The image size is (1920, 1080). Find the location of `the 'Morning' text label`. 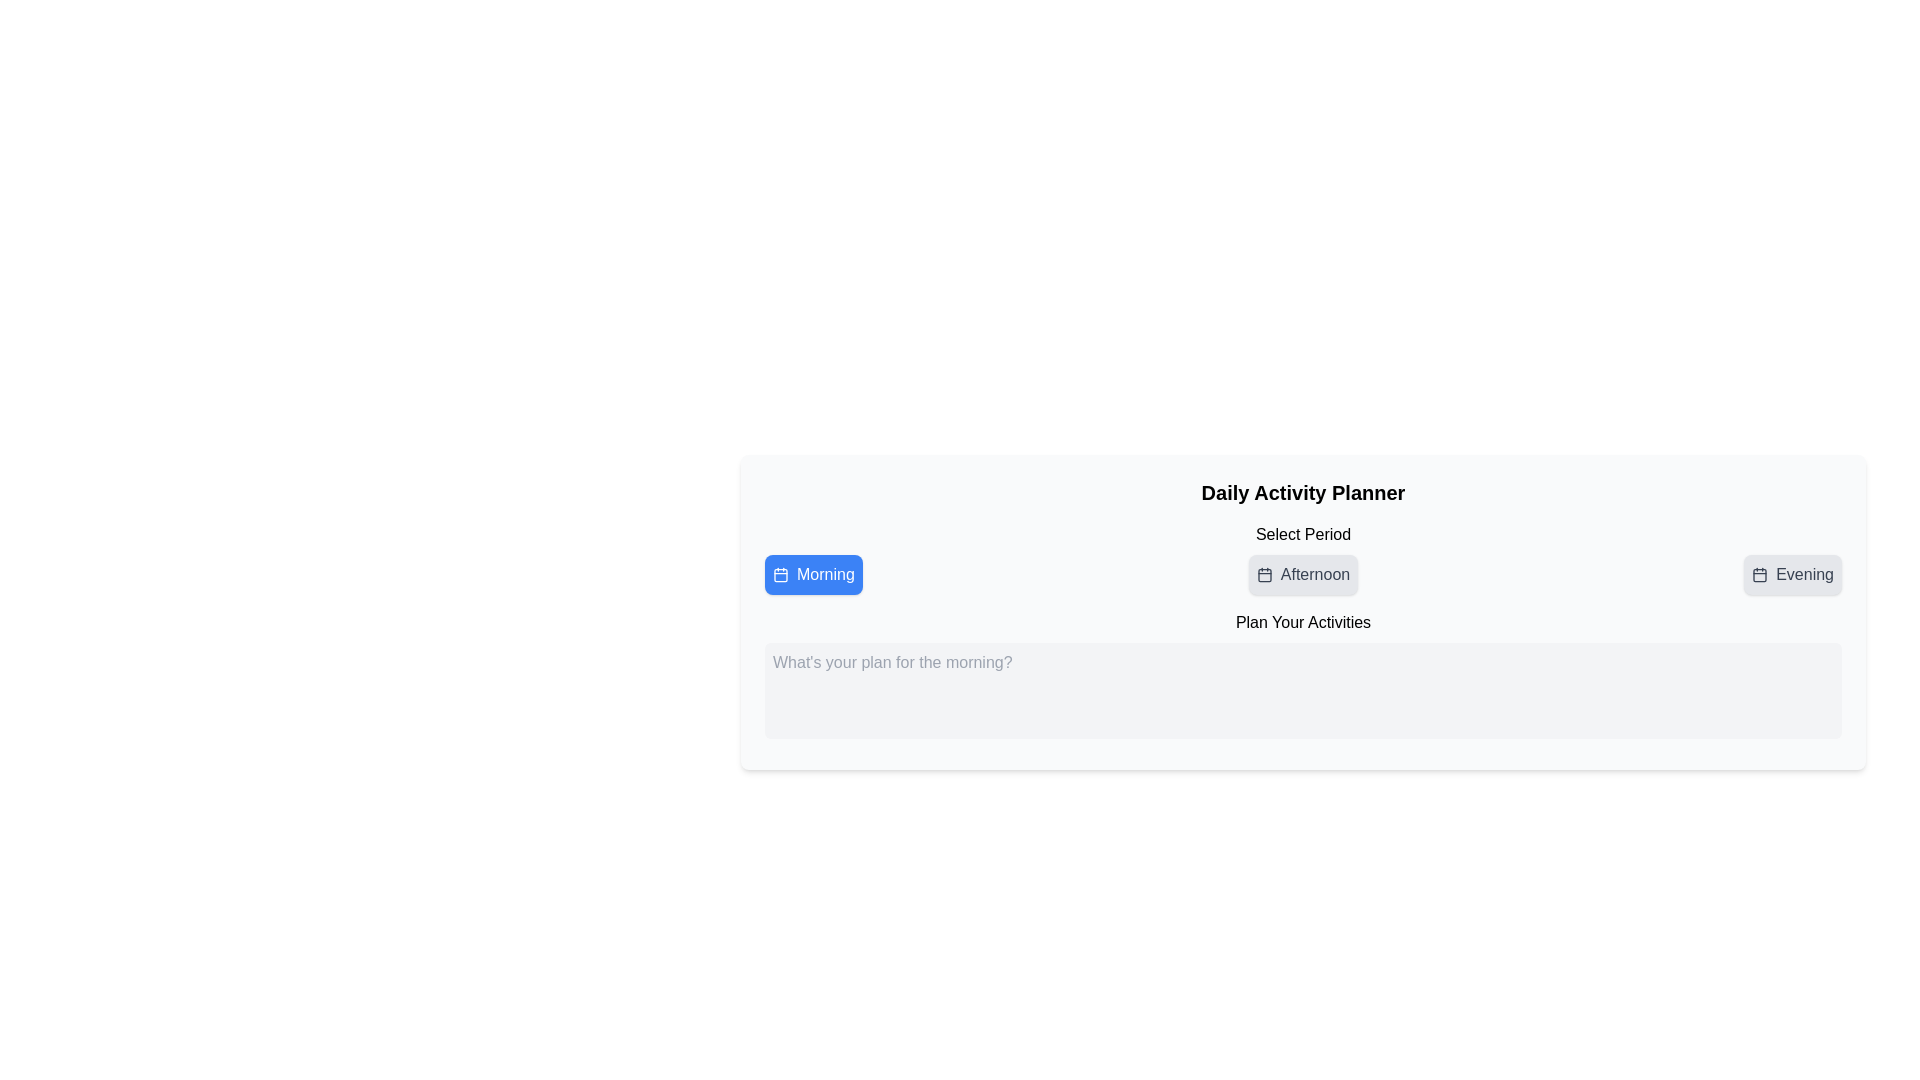

the 'Morning' text label is located at coordinates (825, 574).